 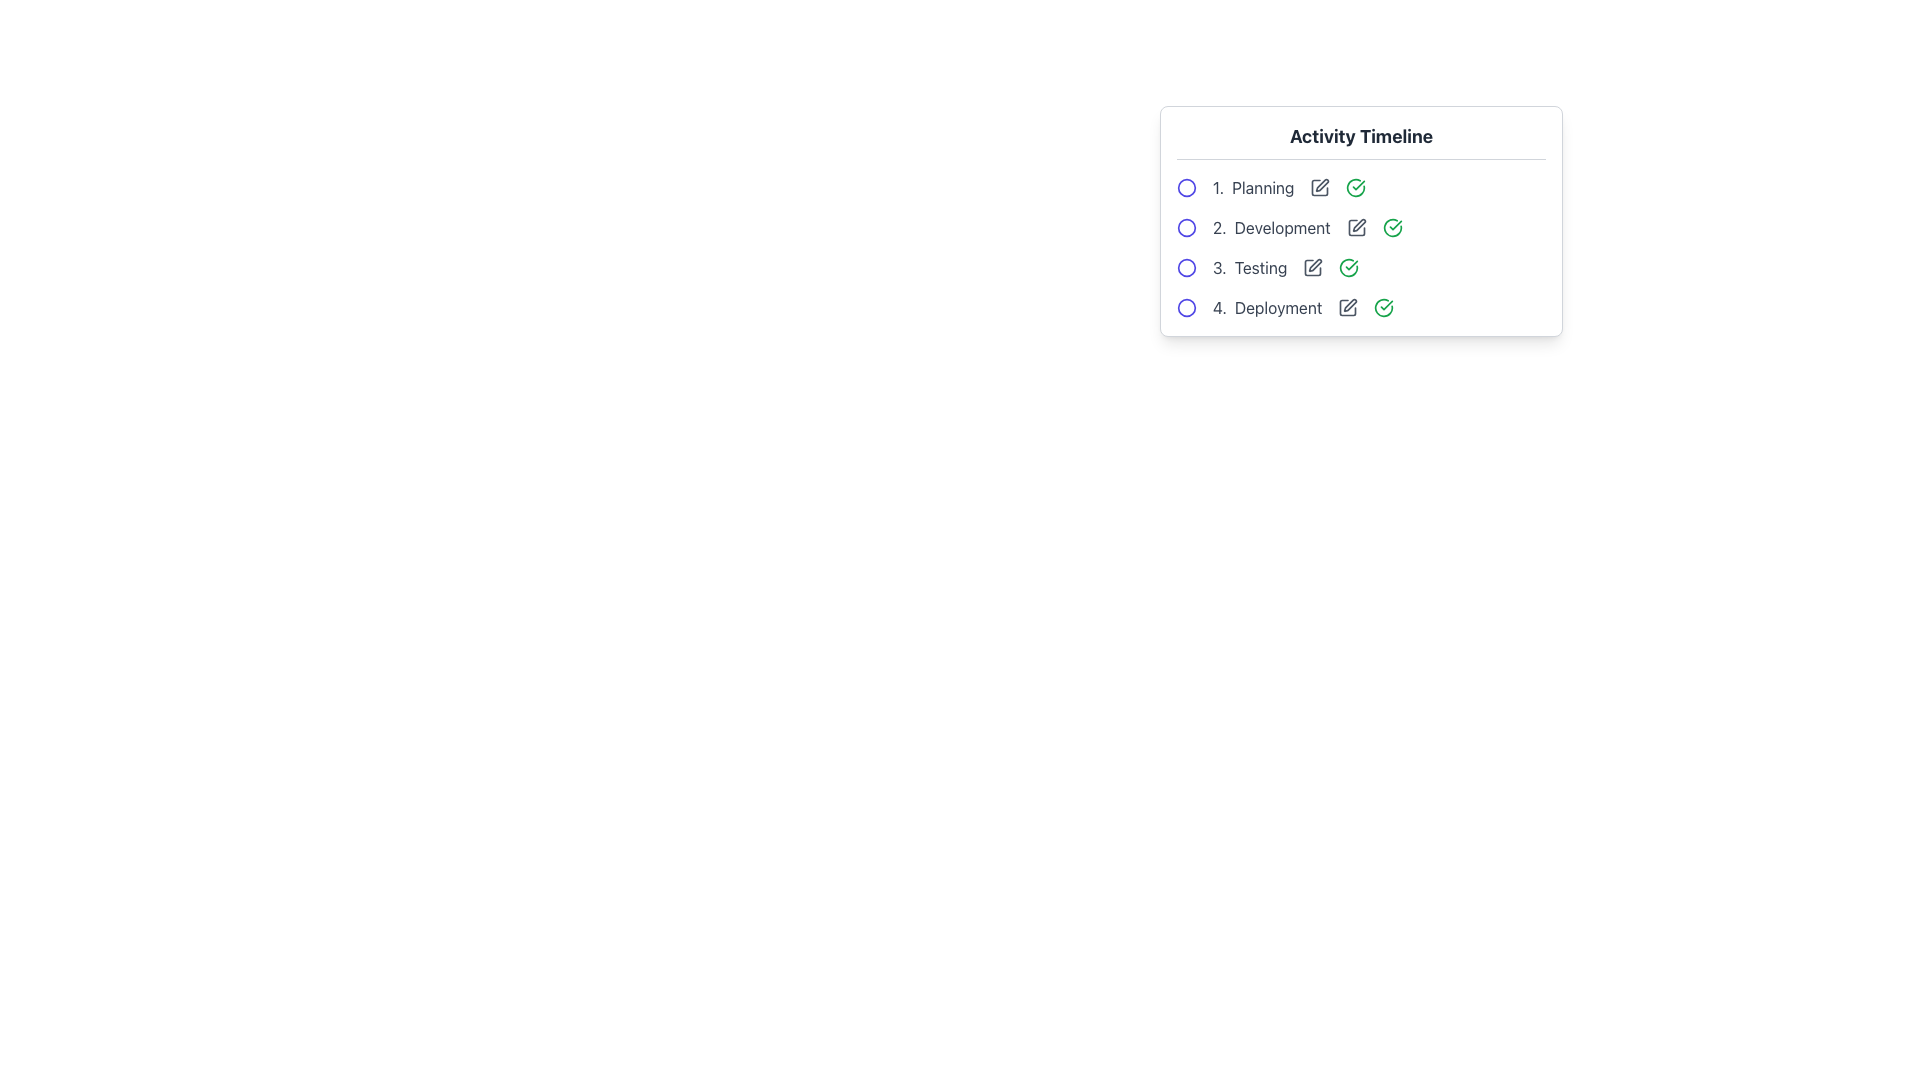 What do you see at coordinates (1249, 266) in the screenshot?
I see `the 'Testing' phase text label, which is the third item in the 'Activity Timeline' sequence` at bounding box center [1249, 266].